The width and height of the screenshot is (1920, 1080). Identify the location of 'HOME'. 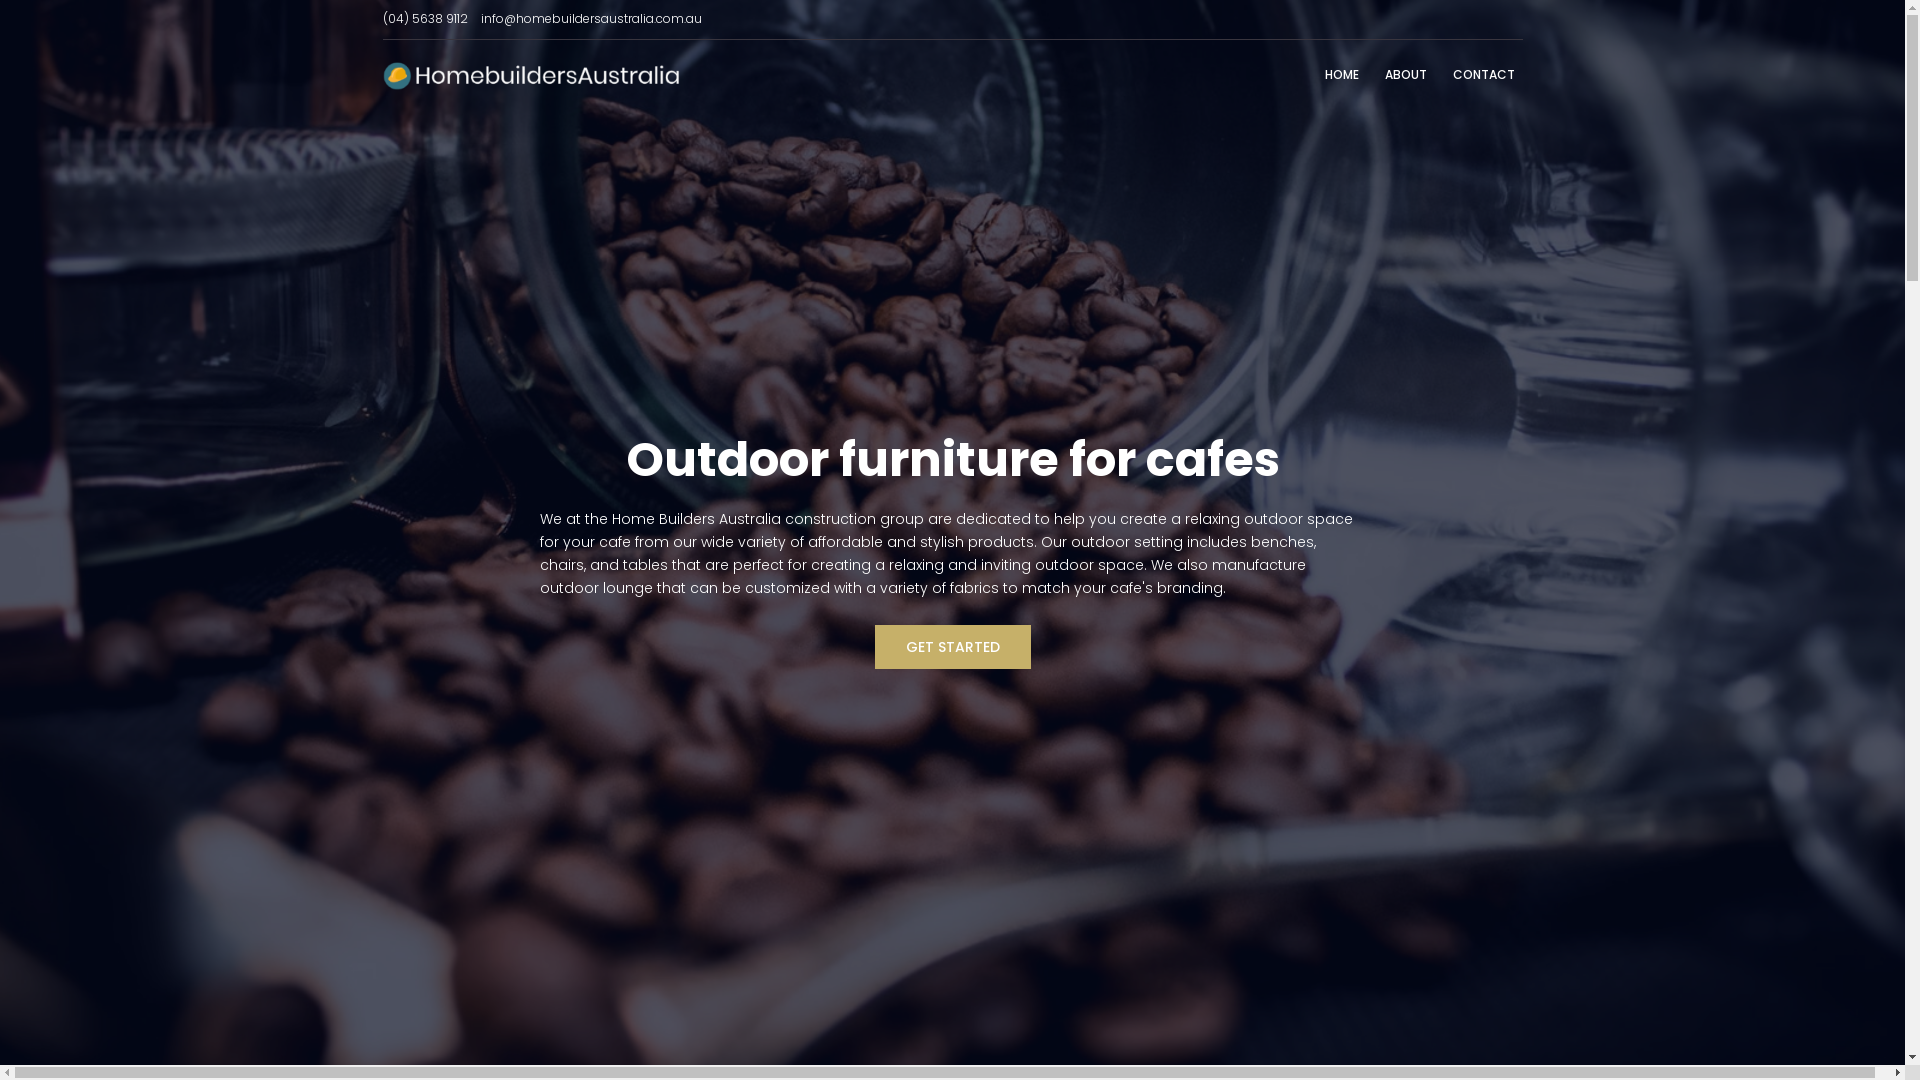
(1340, 74).